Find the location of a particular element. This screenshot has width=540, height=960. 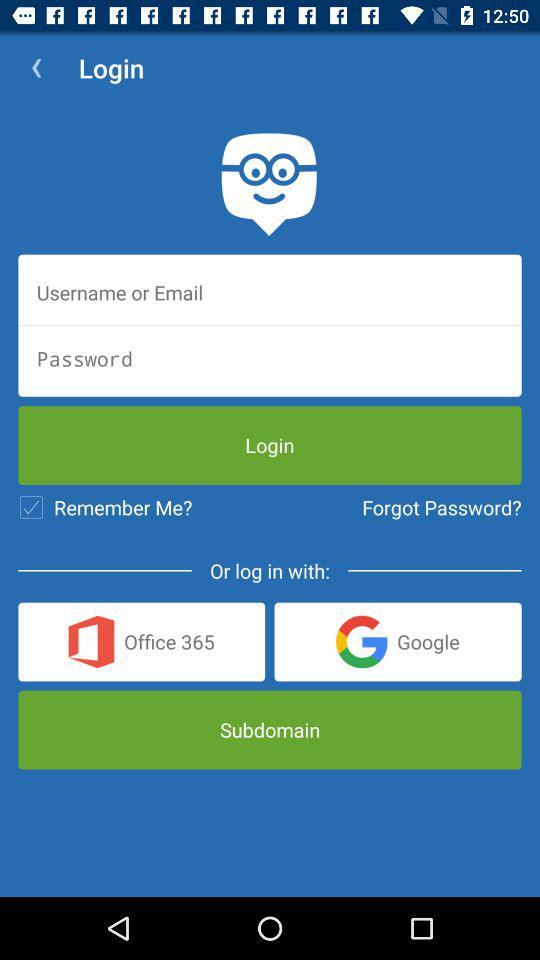

item to the right of the remember me? icon is located at coordinates (441, 506).